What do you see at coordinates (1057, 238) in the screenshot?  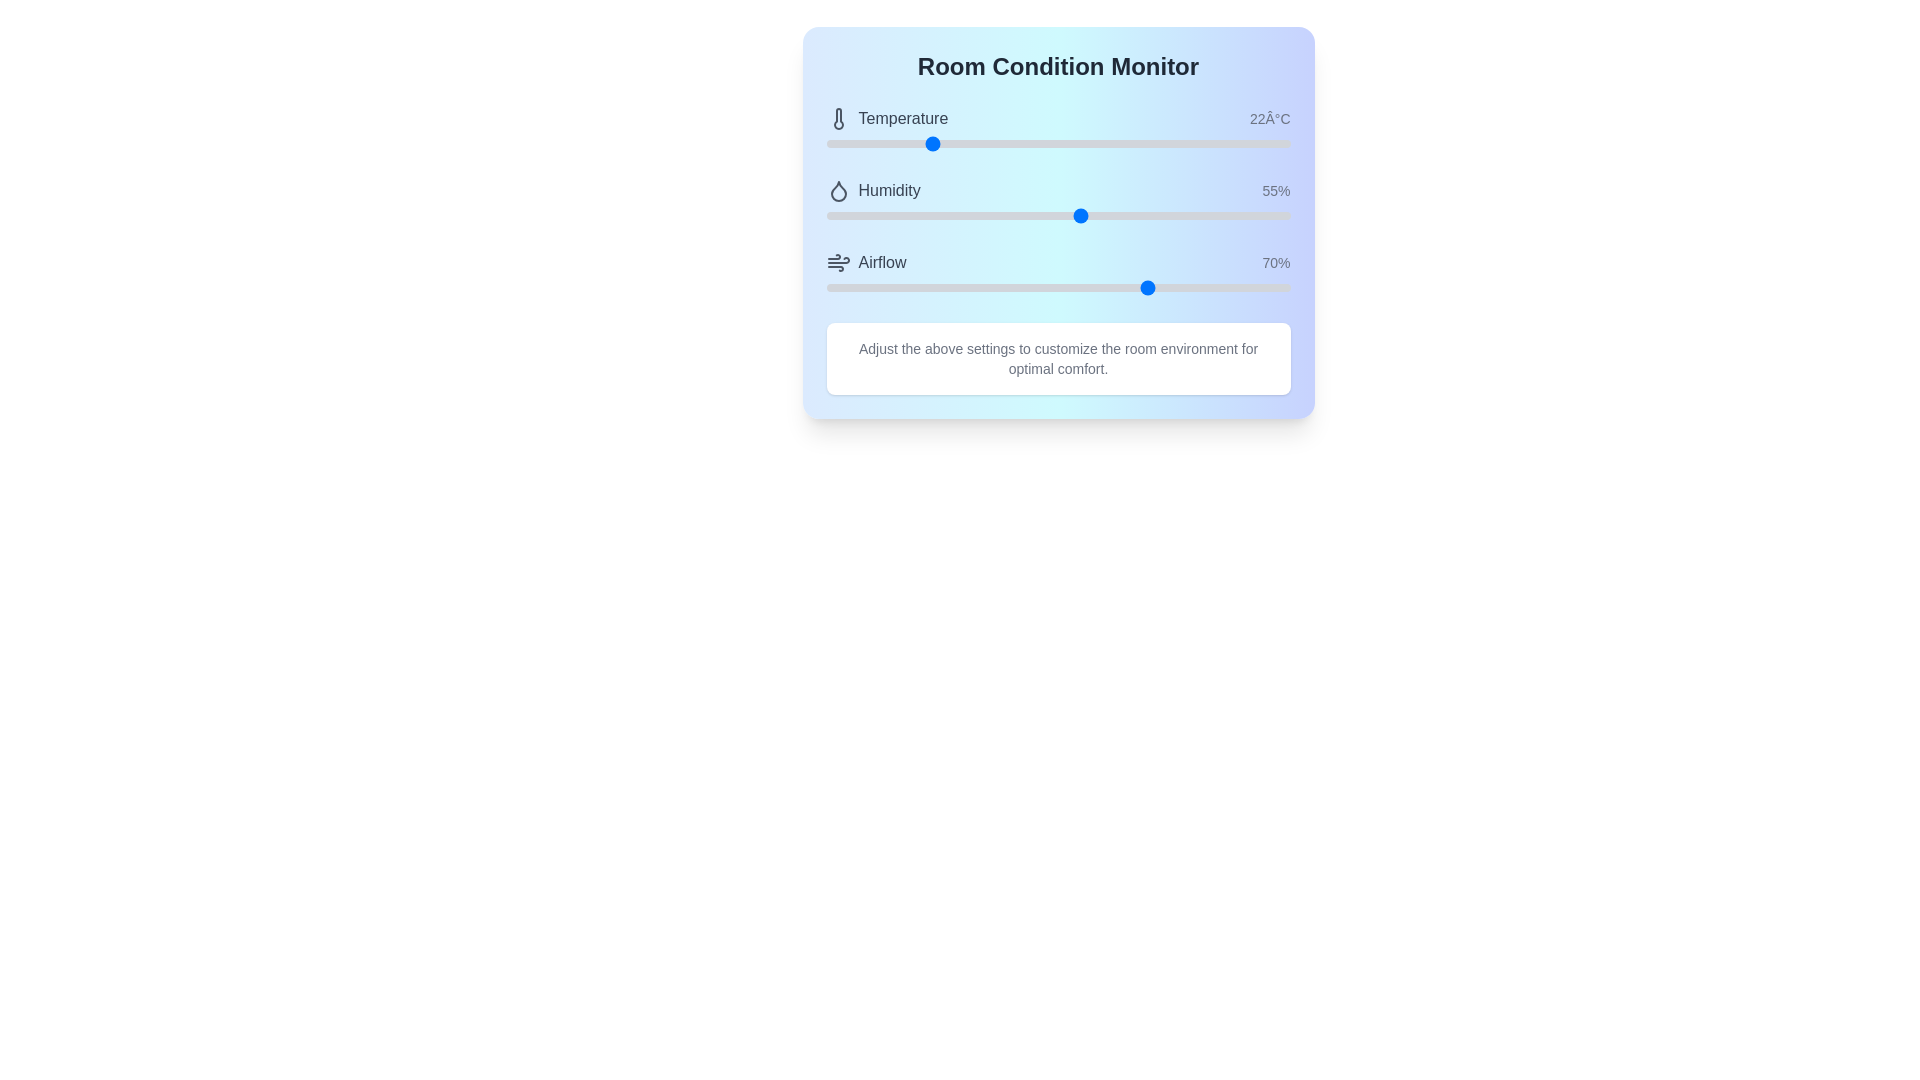 I see `the interactive panel or dashboard that features controls for monitoring and adjusting room conditions such as temperature, humidity, and airflow to adjust the sliders` at bounding box center [1057, 238].